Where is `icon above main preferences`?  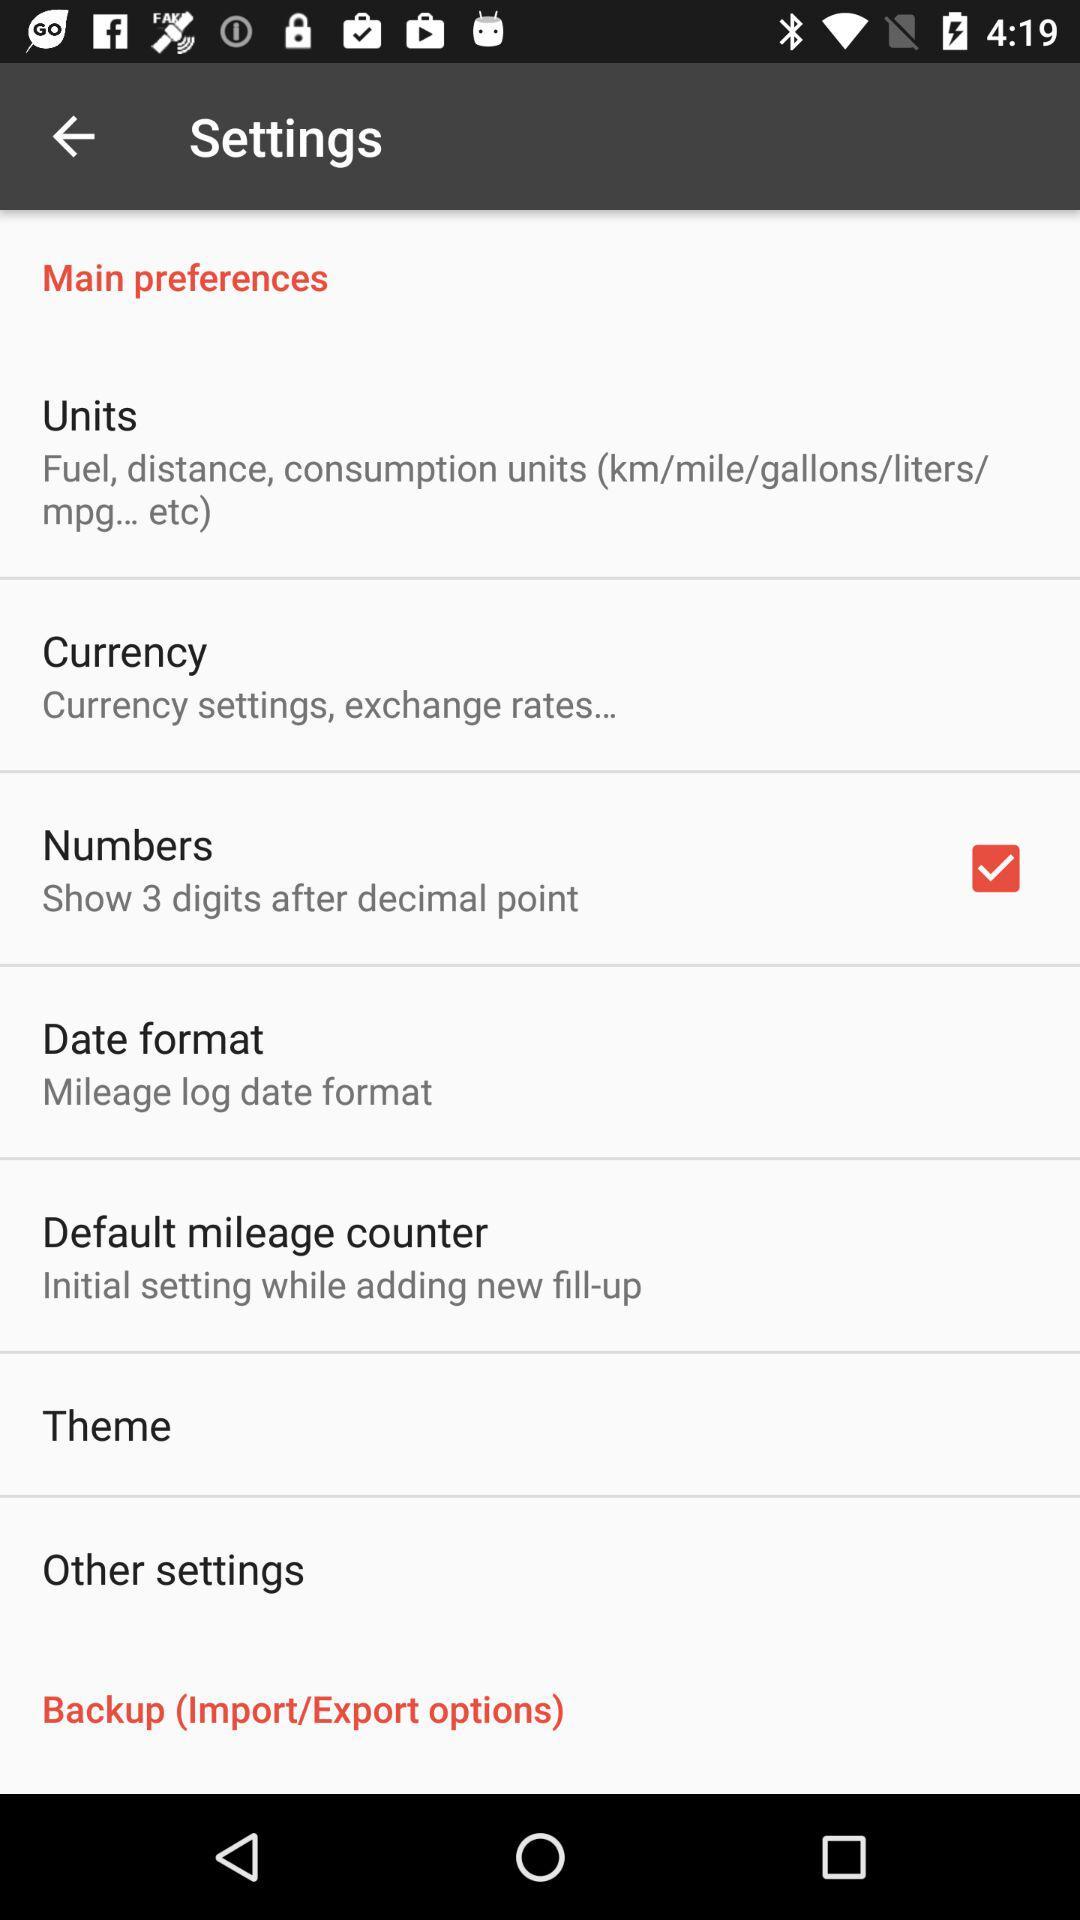 icon above main preferences is located at coordinates (72, 135).